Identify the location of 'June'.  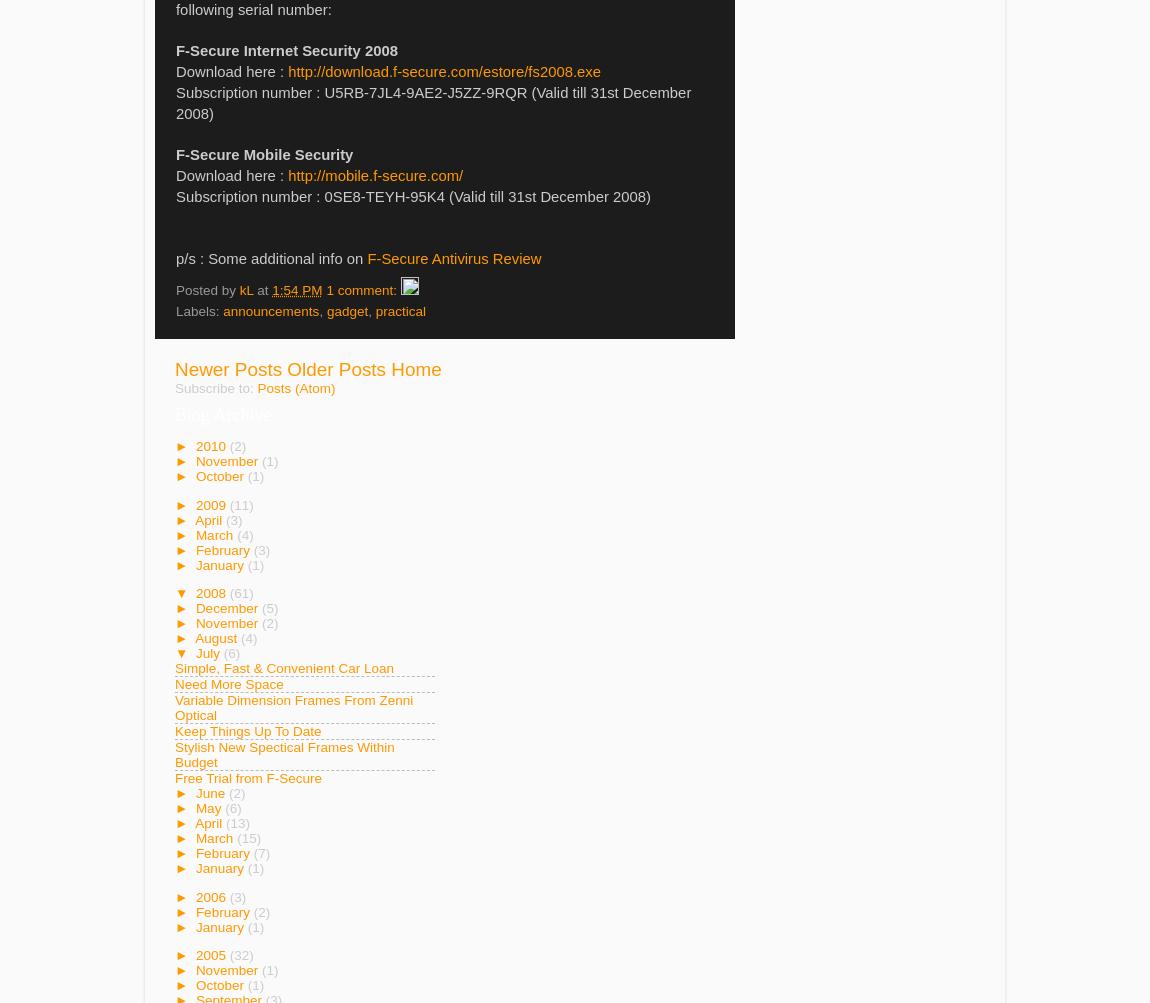
(210, 792).